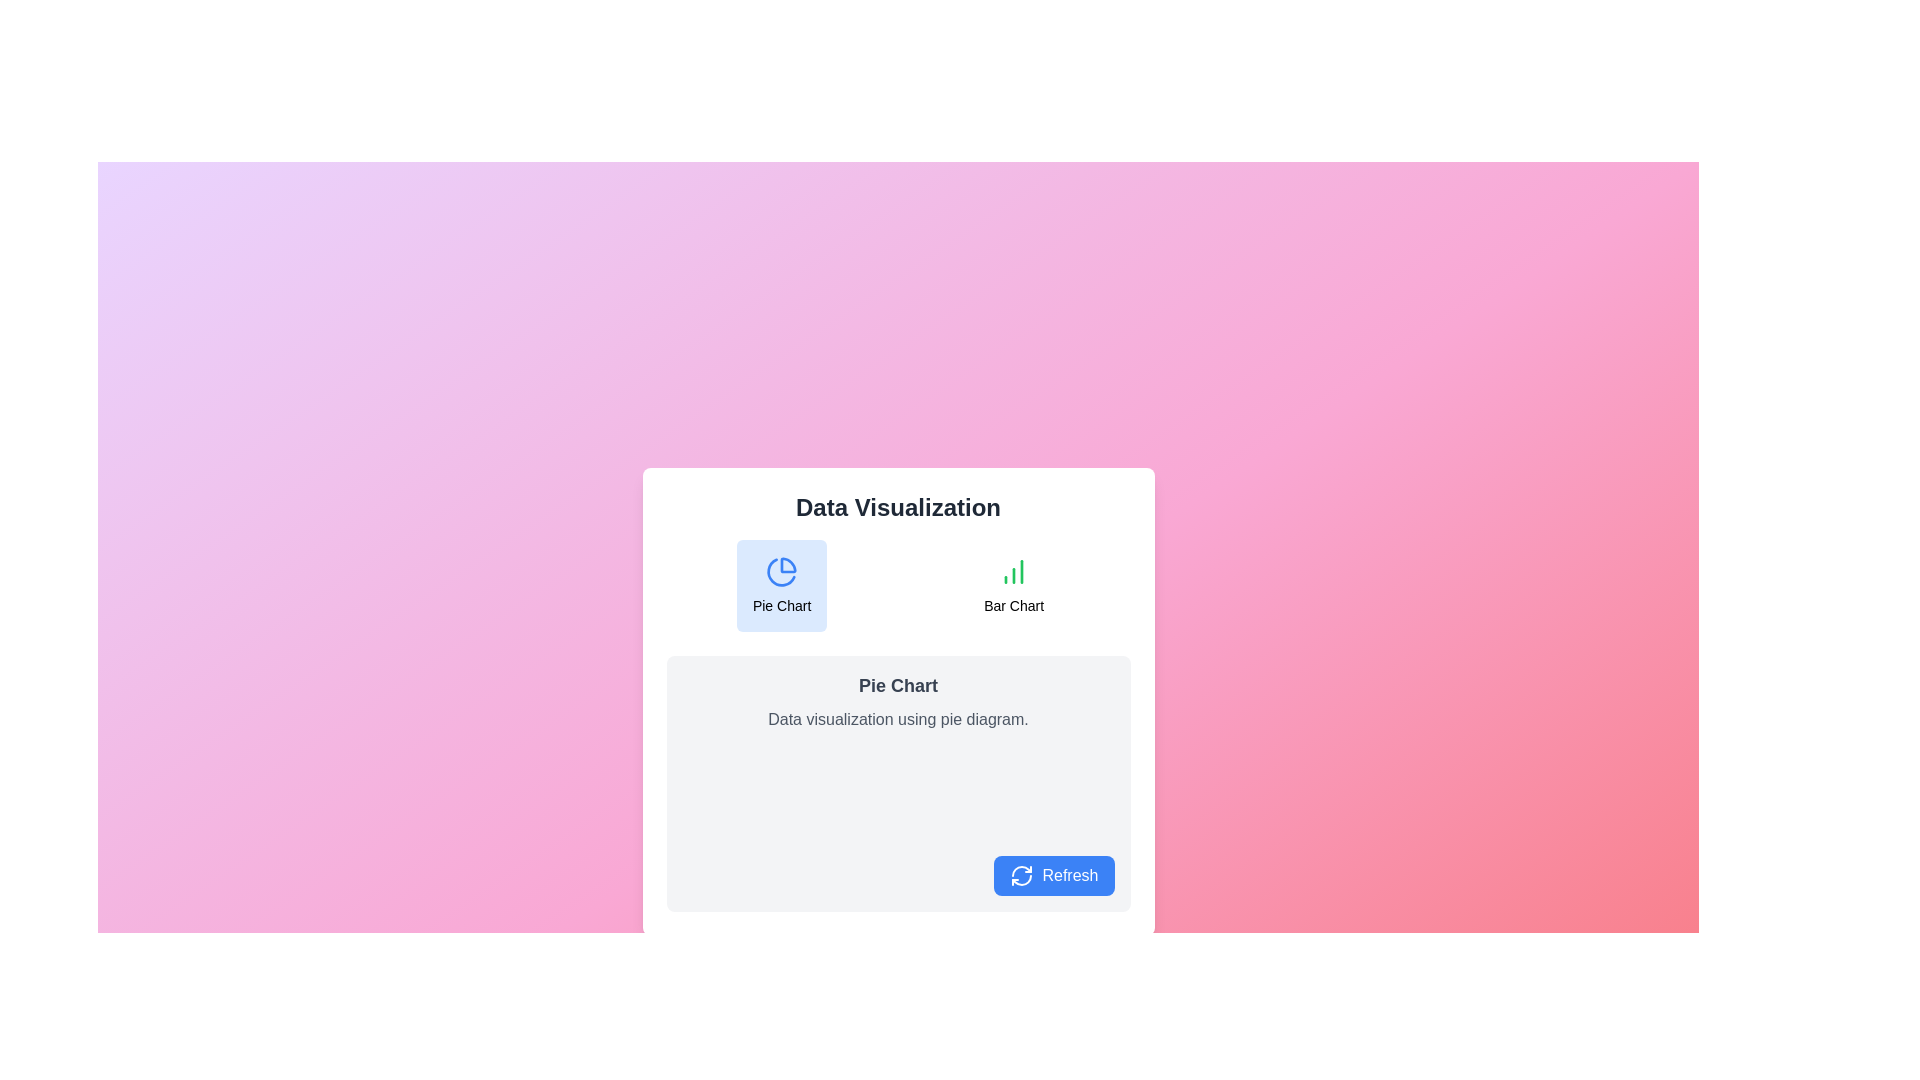 The image size is (1920, 1080). What do you see at coordinates (1053, 874) in the screenshot?
I see `the blue rounded rectangular button labeled 'Refresh' located in the bottom-right corner of the 'Pie Chart' section to refresh the data` at bounding box center [1053, 874].